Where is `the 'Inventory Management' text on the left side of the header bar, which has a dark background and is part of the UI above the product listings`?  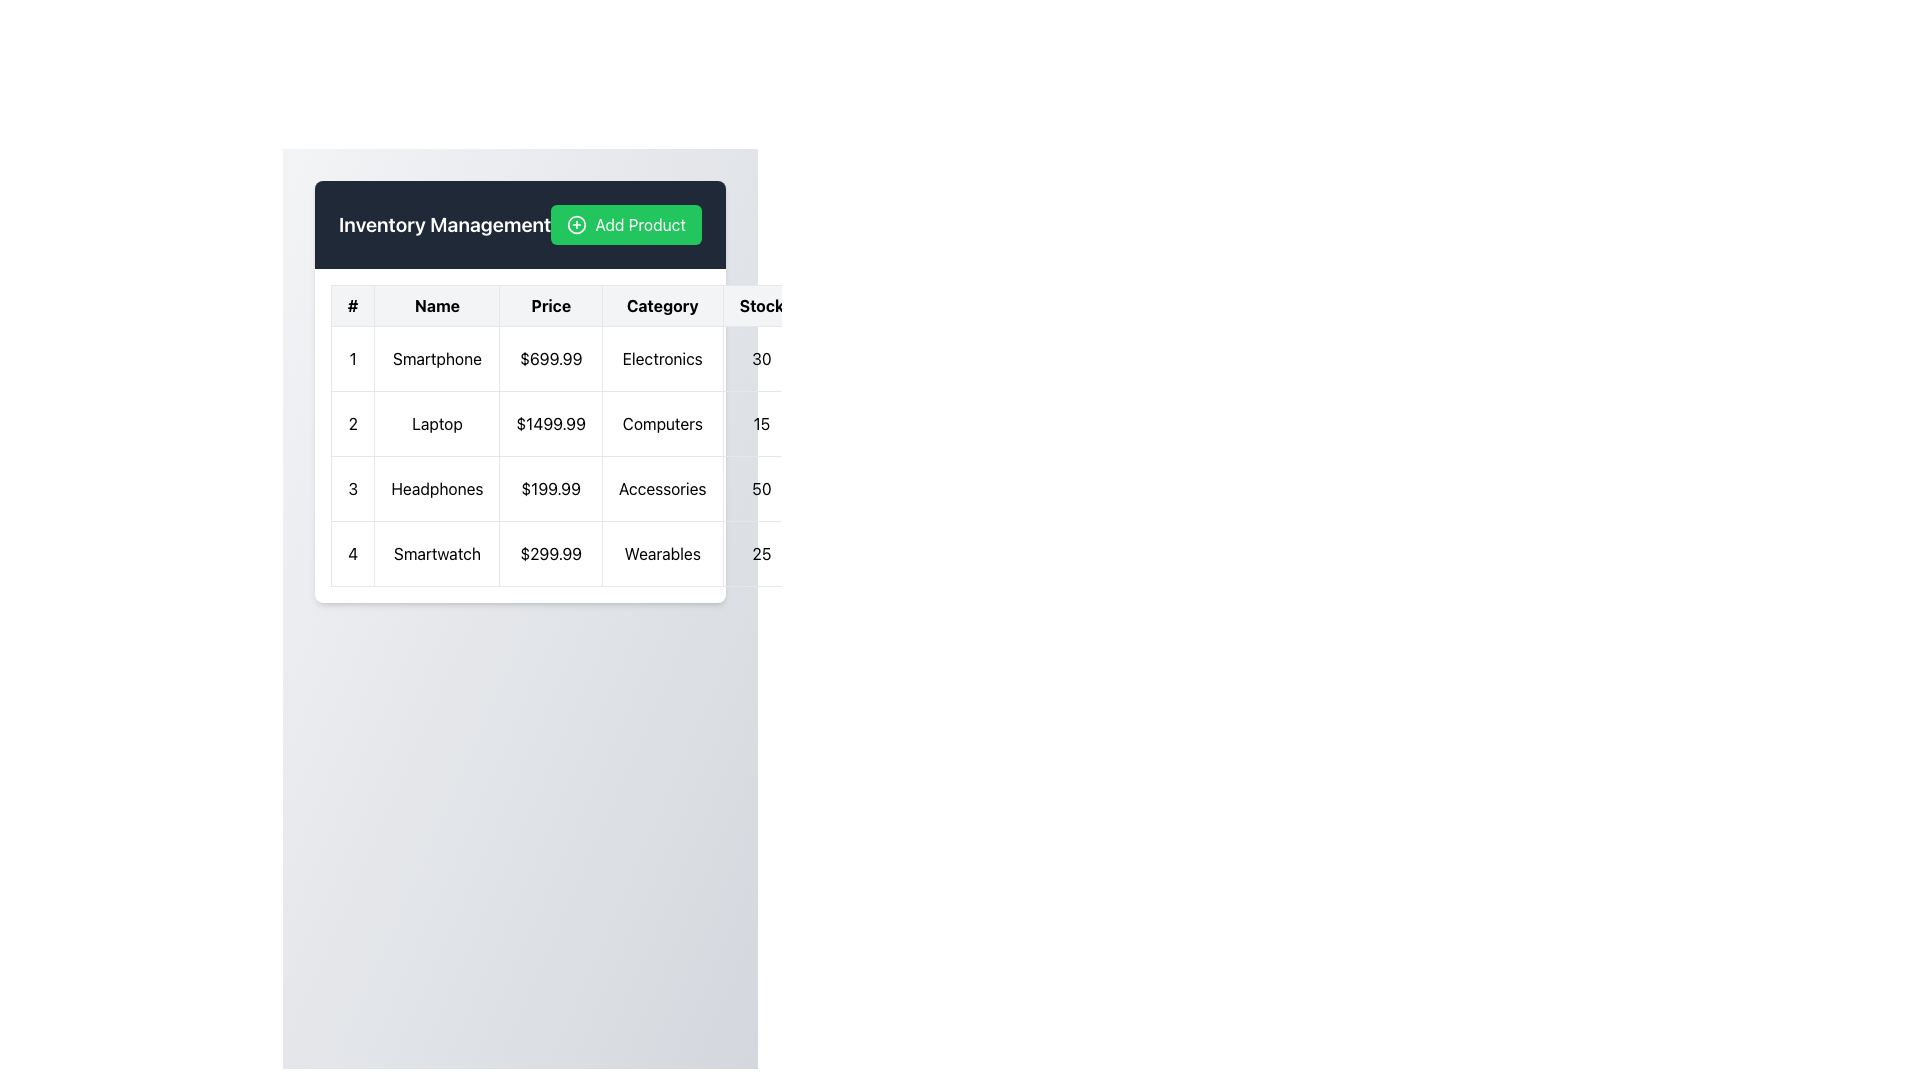 the 'Inventory Management' text on the left side of the header bar, which has a dark background and is part of the UI above the product listings is located at coordinates (520, 224).